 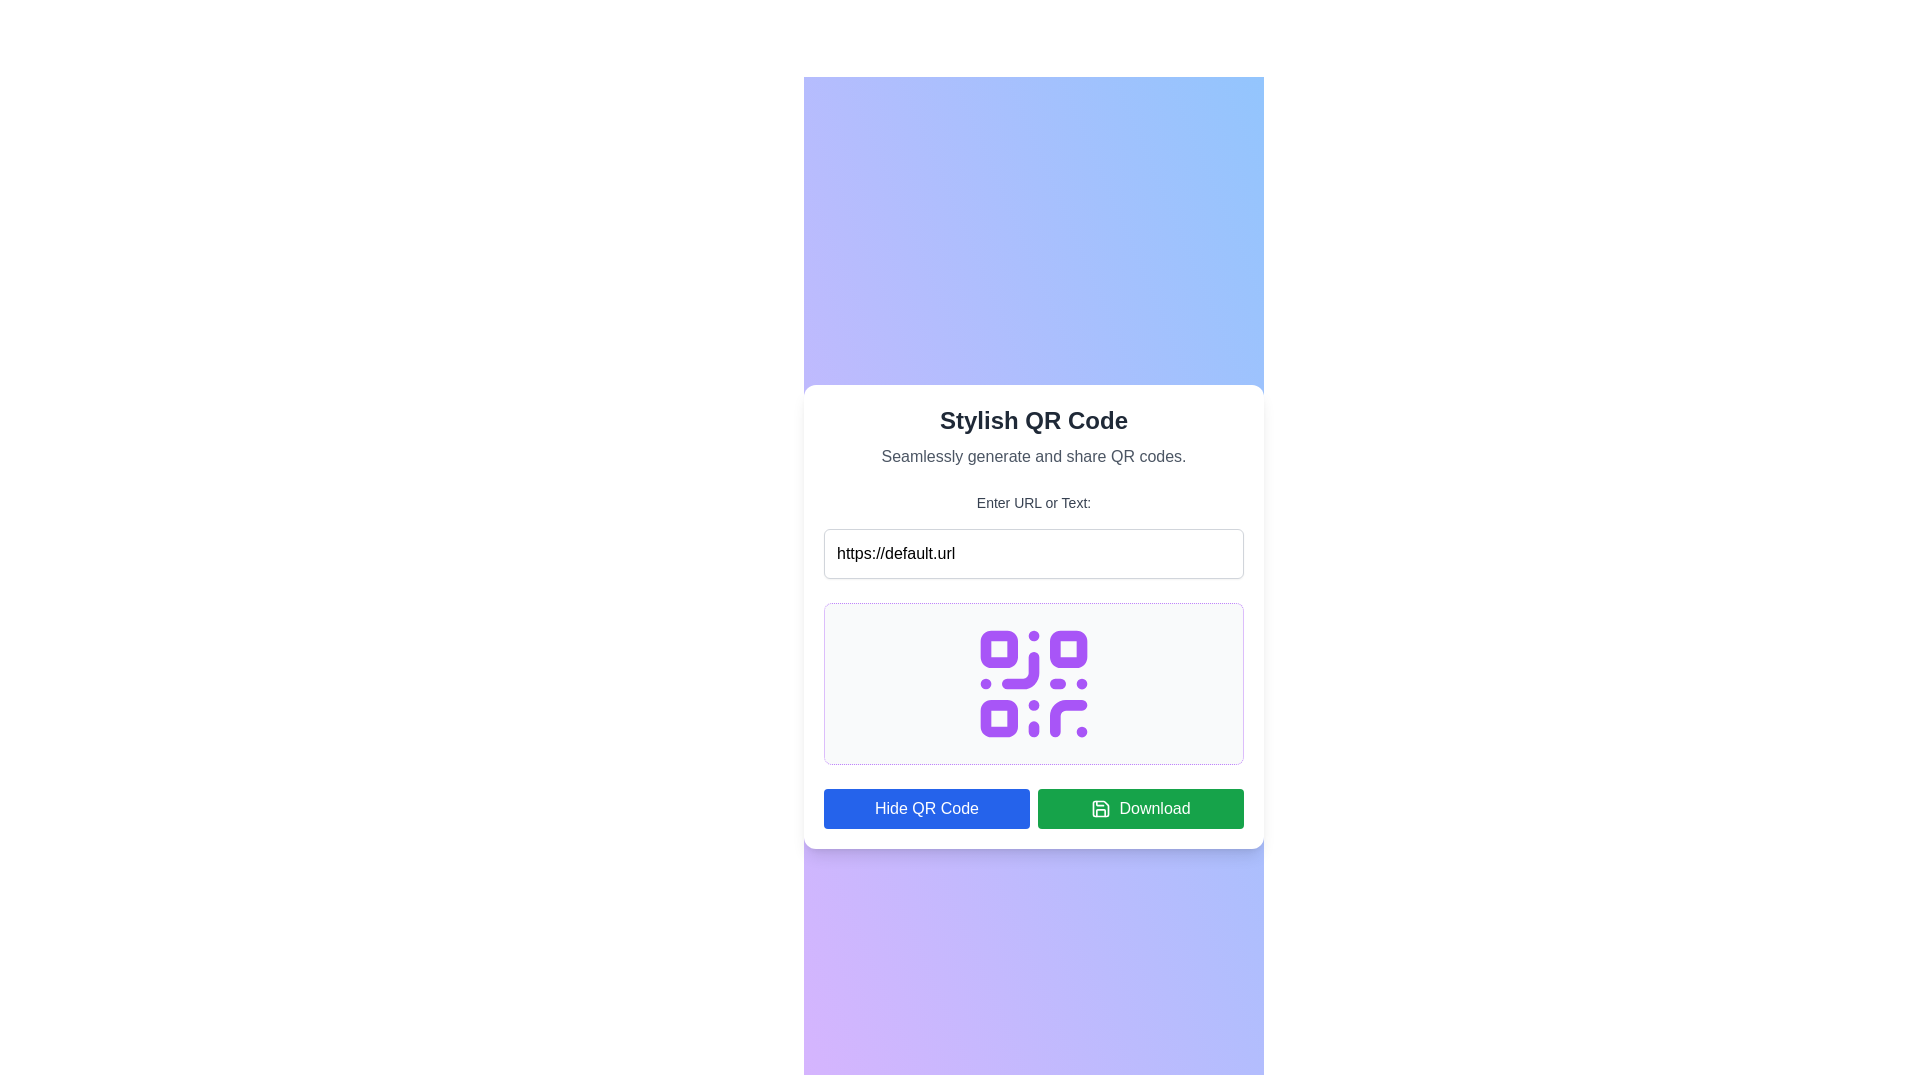 I want to click on the text label 'Enter URL or Text:', so click(x=1033, y=501).